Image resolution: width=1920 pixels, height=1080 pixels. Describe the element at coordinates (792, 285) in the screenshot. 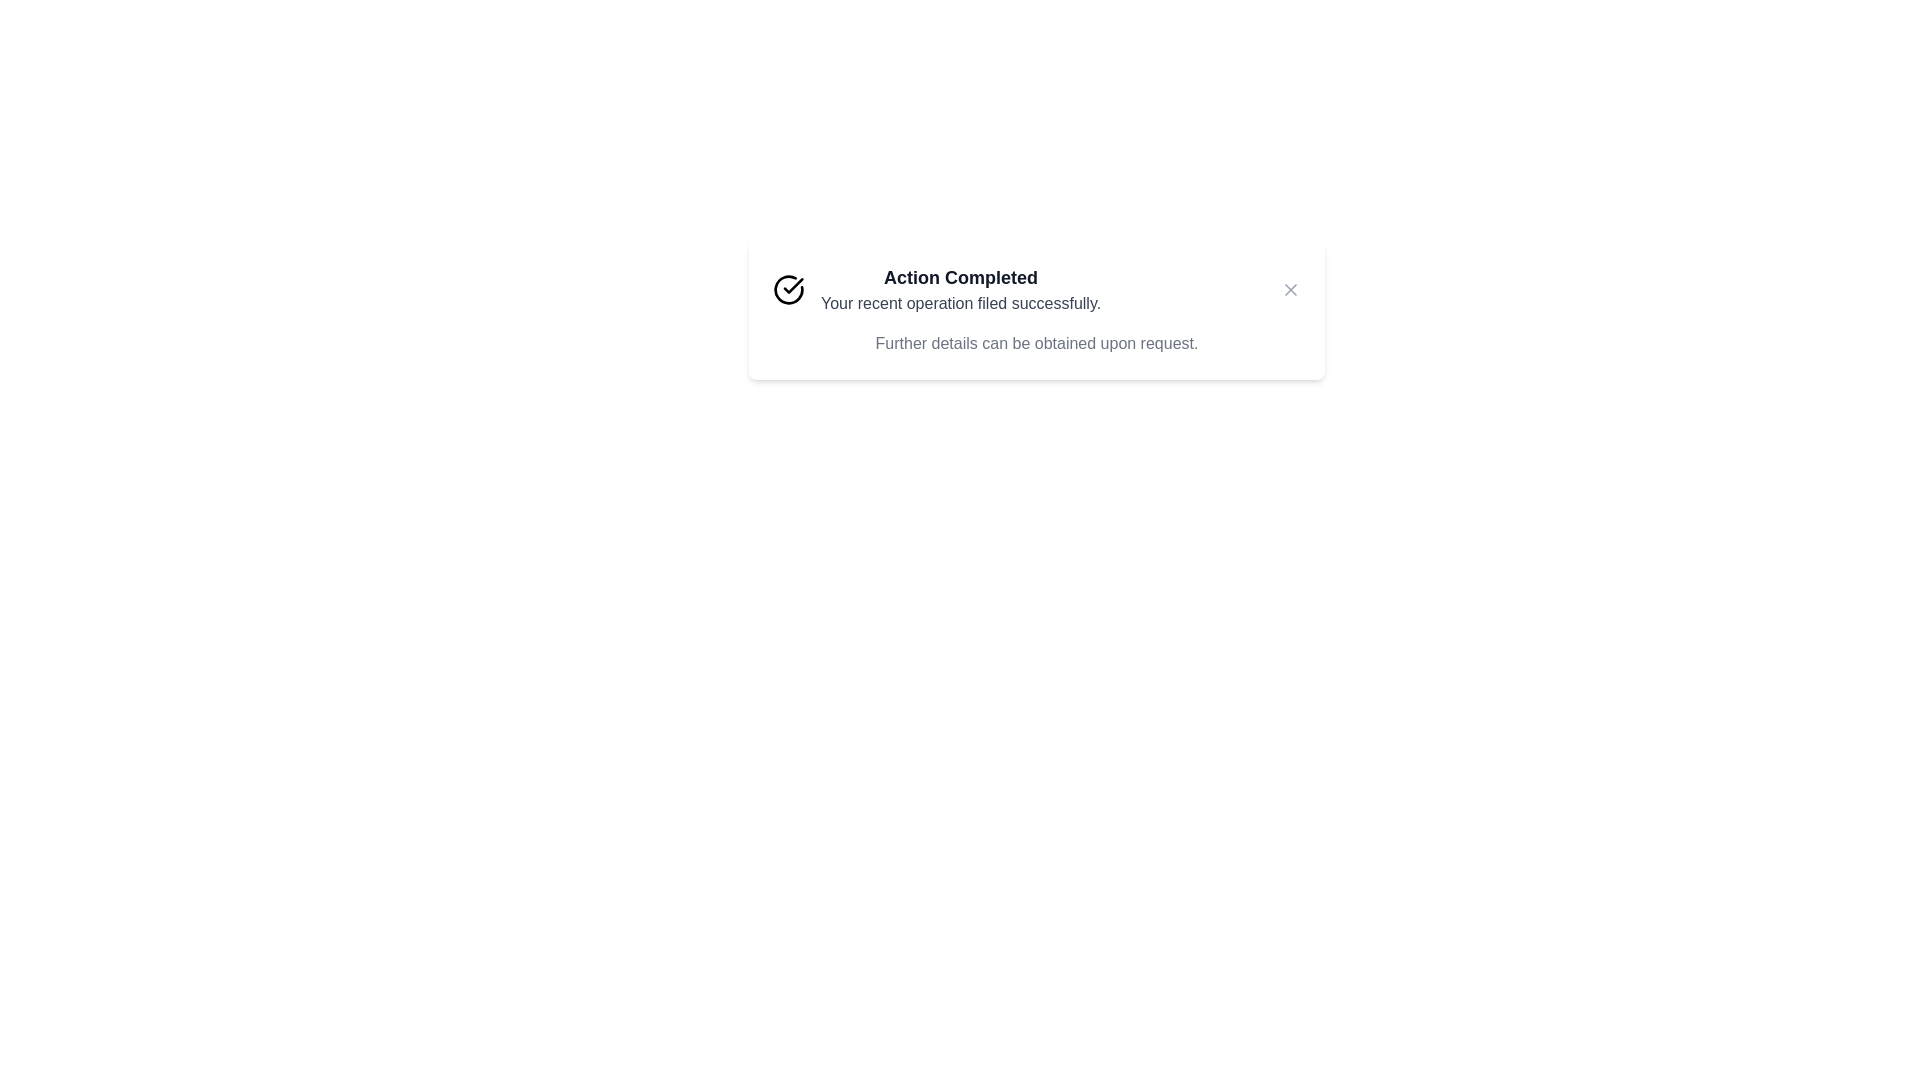

I see `the SVG checkmark icon that indicates successful completion, located centrally within a circular icon at the top-left of the notification card` at that location.